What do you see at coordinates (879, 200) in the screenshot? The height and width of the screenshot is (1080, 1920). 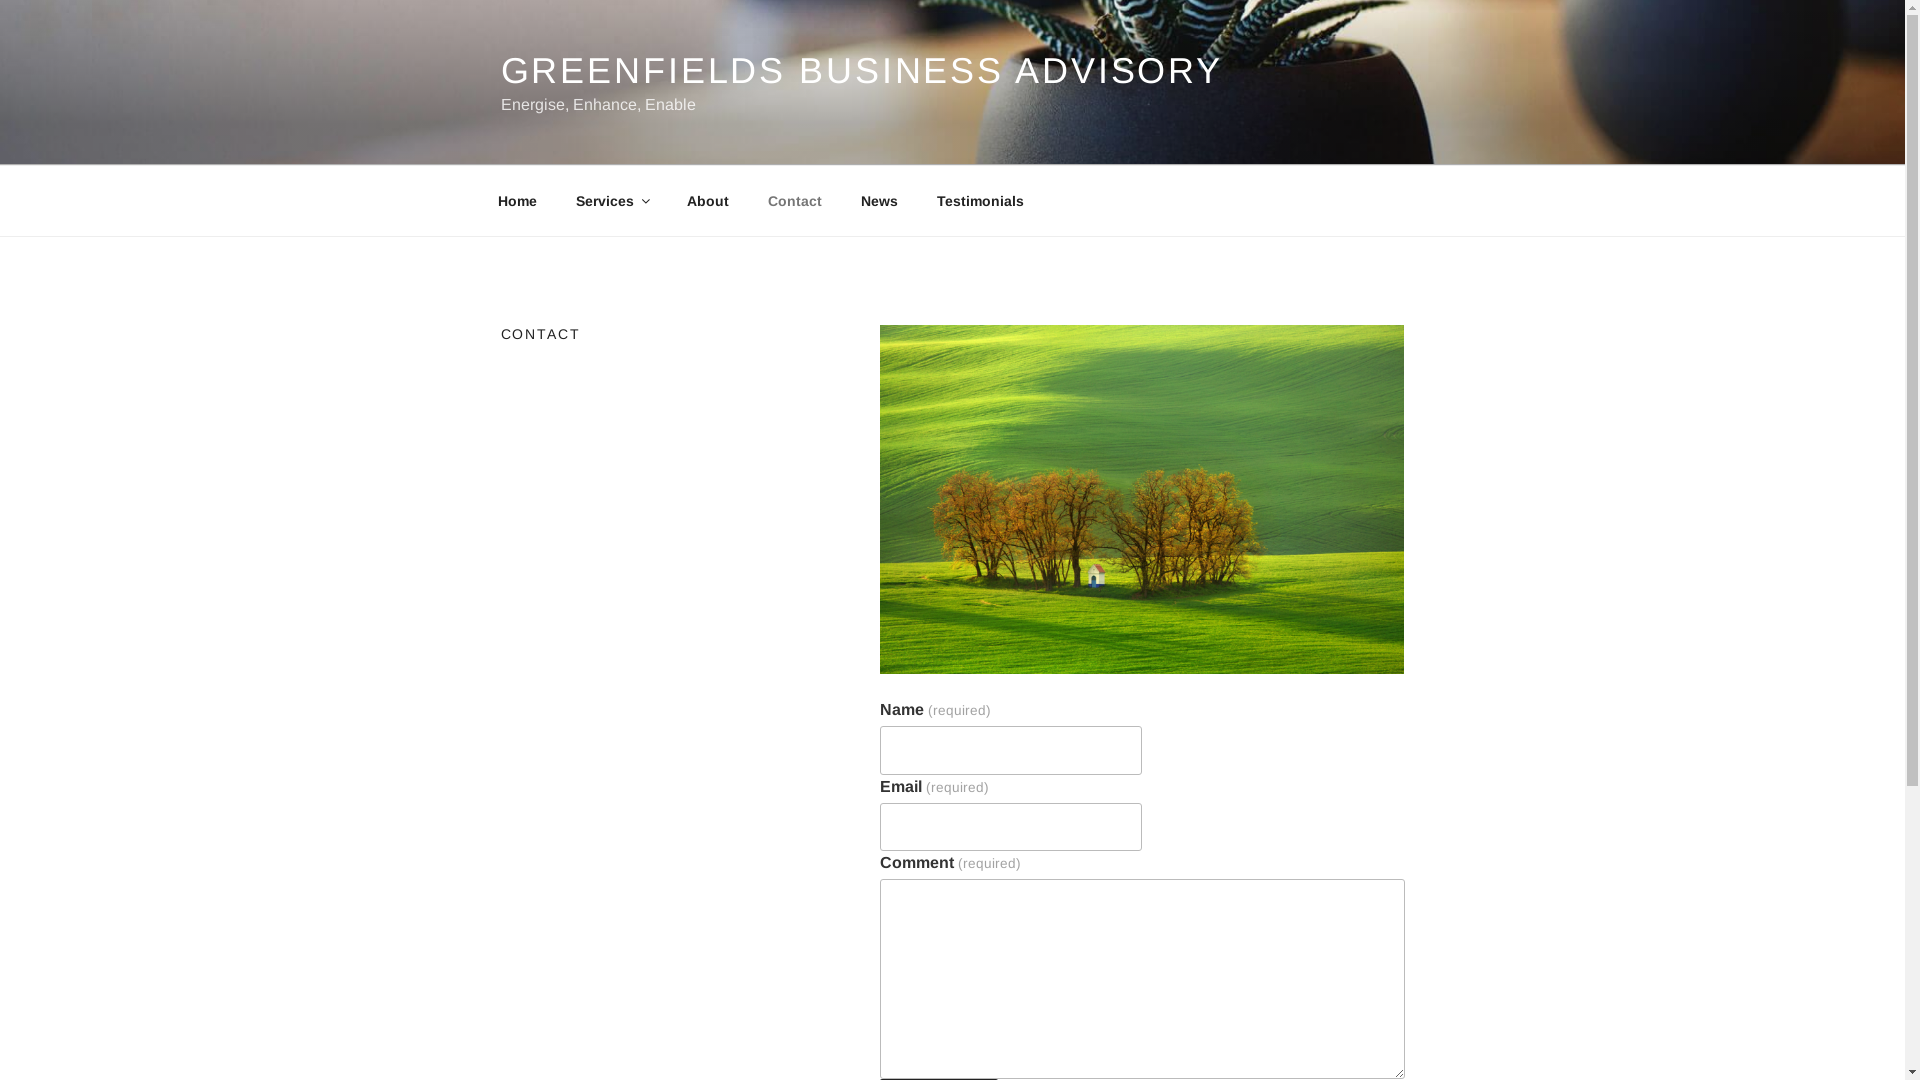 I see `'News'` at bounding box center [879, 200].